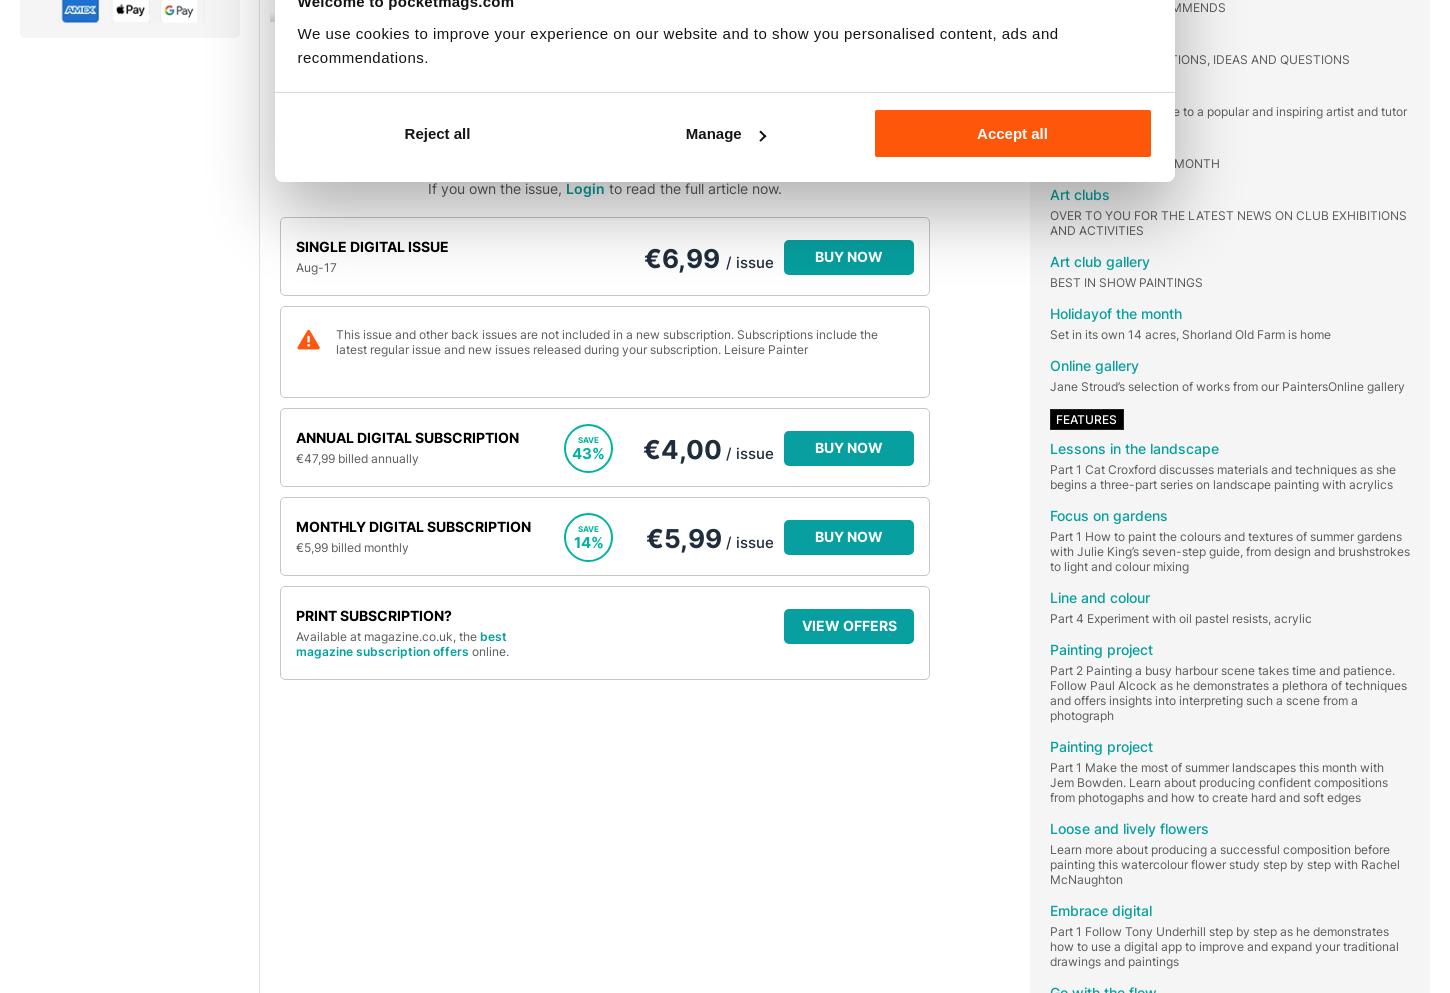  What do you see at coordinates (1189, 333) in the screenshot?
I see `'Set in its own 14 acres, Shorland Old Farm is home'` at bounding box center [1189, 333].